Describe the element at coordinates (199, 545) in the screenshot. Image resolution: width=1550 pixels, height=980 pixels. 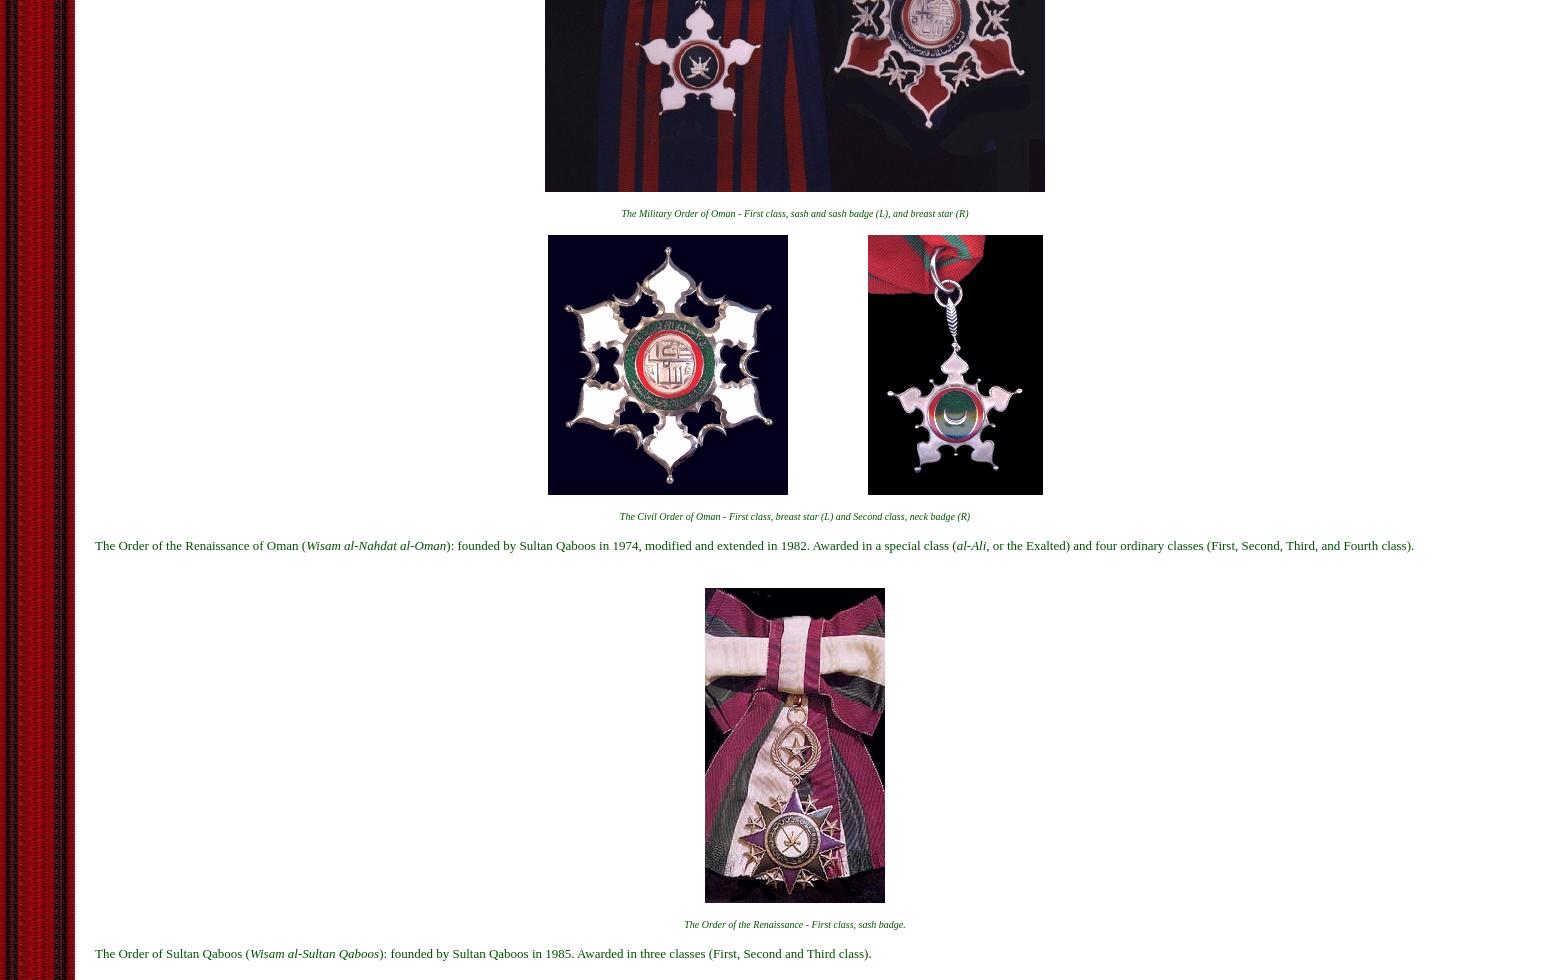
I see `'The Order of the Renaissance of Oman ('` at that location.